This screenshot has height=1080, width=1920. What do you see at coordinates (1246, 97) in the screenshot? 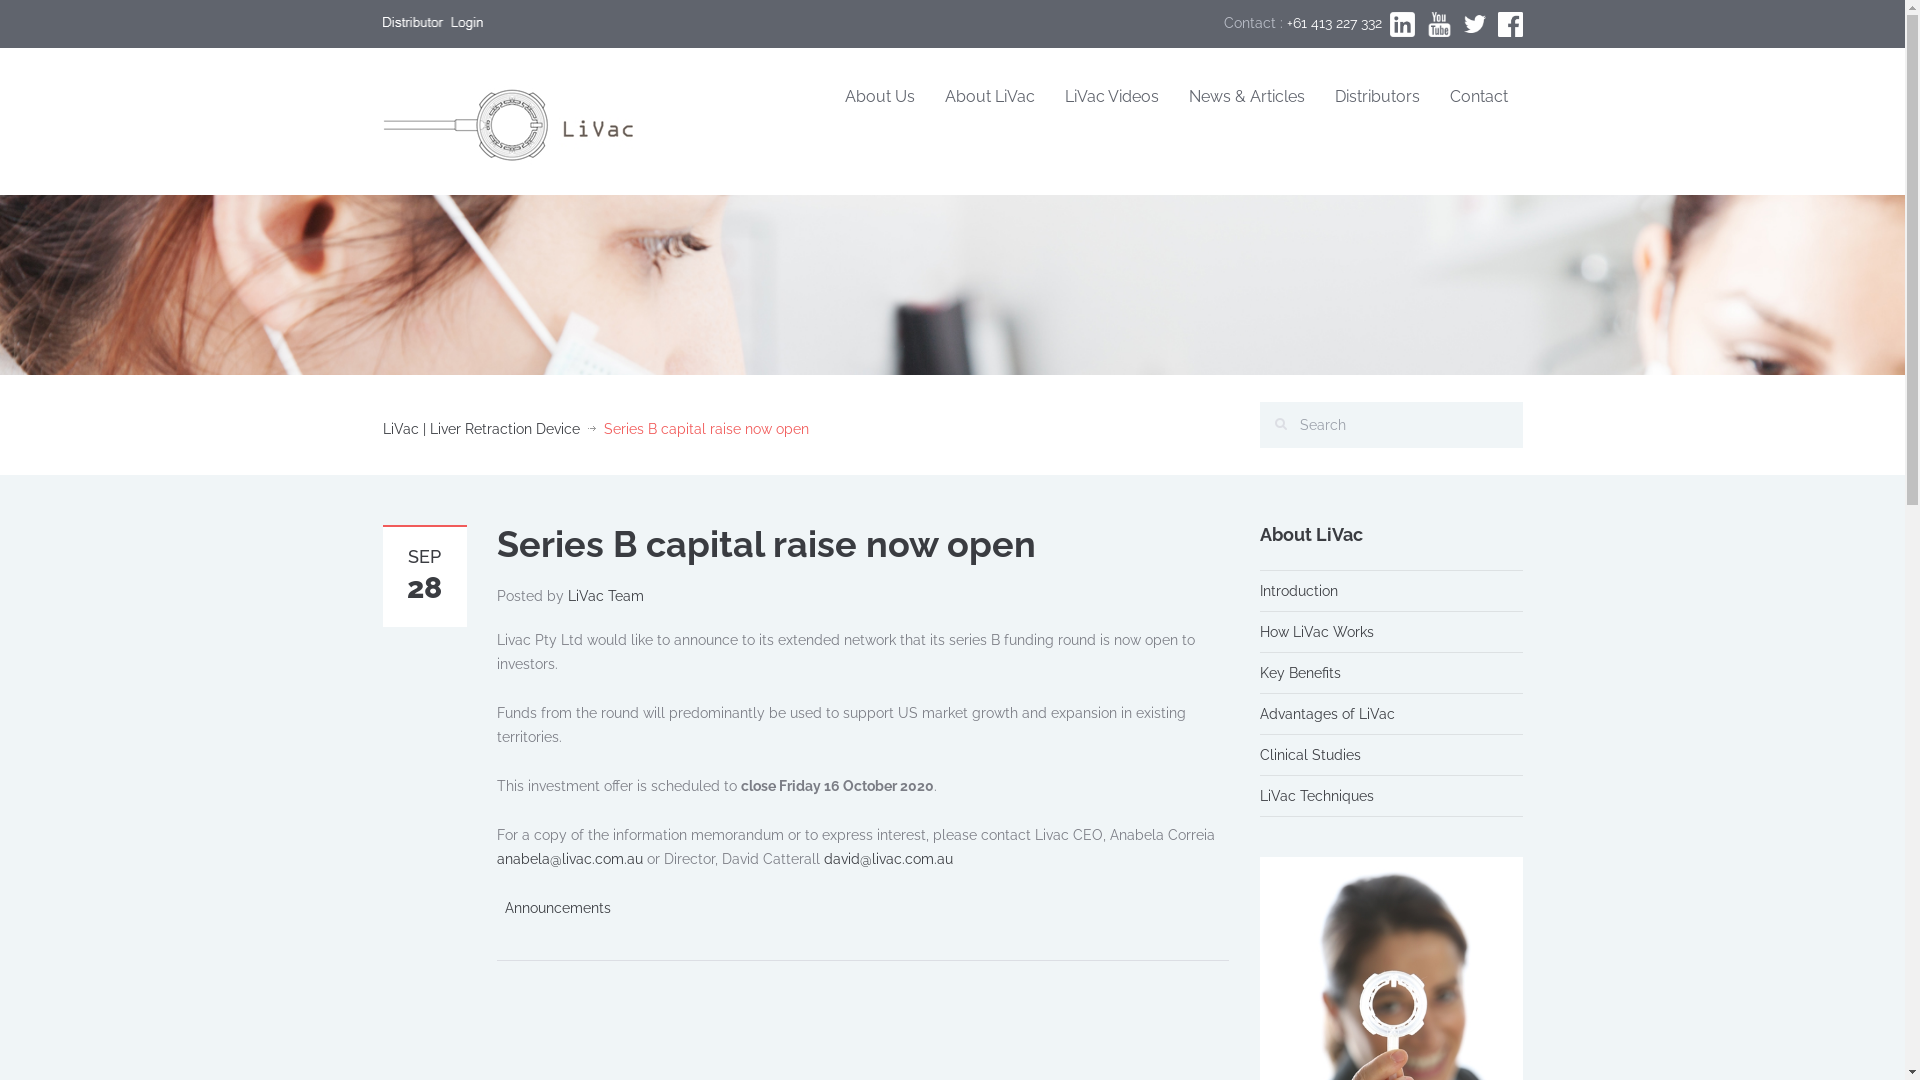
I see `'News & Articles'` at bounding box center [1246, 97].